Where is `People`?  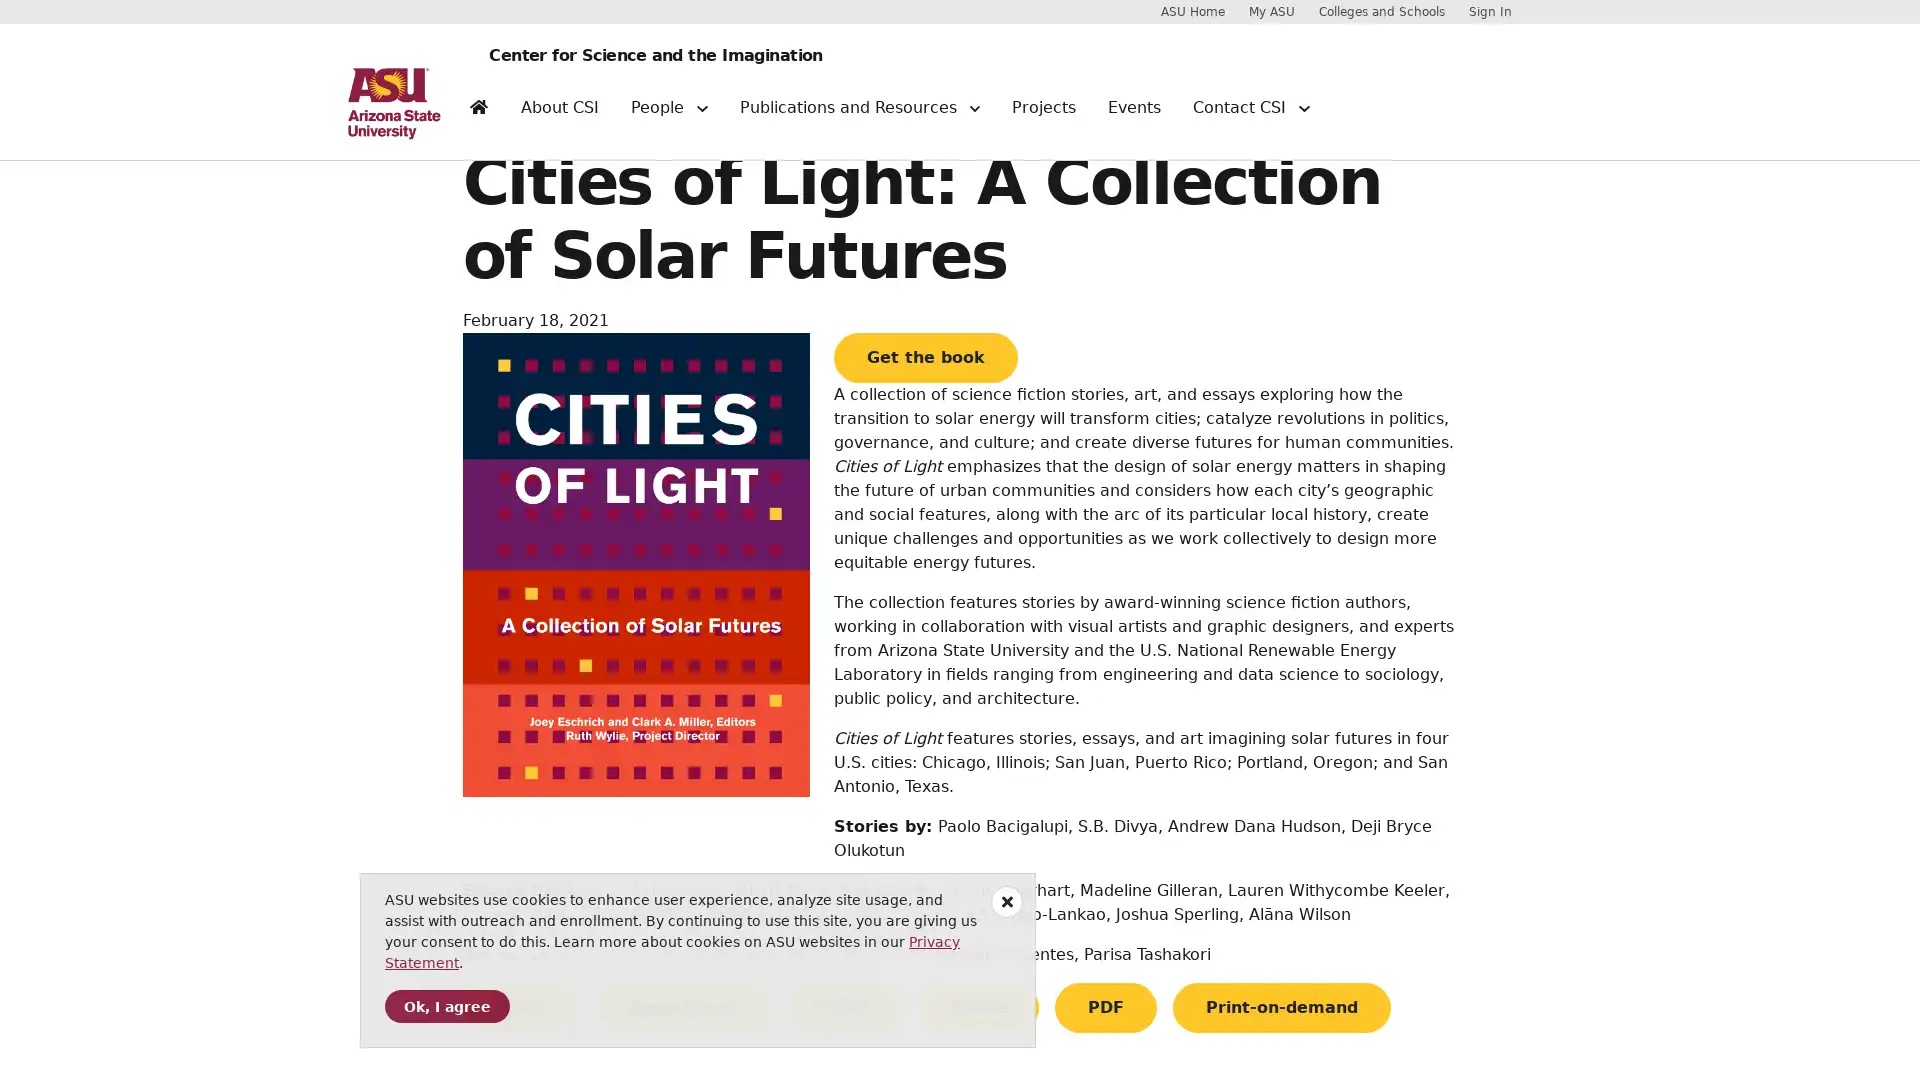 People is located at coordinates (668, 115).